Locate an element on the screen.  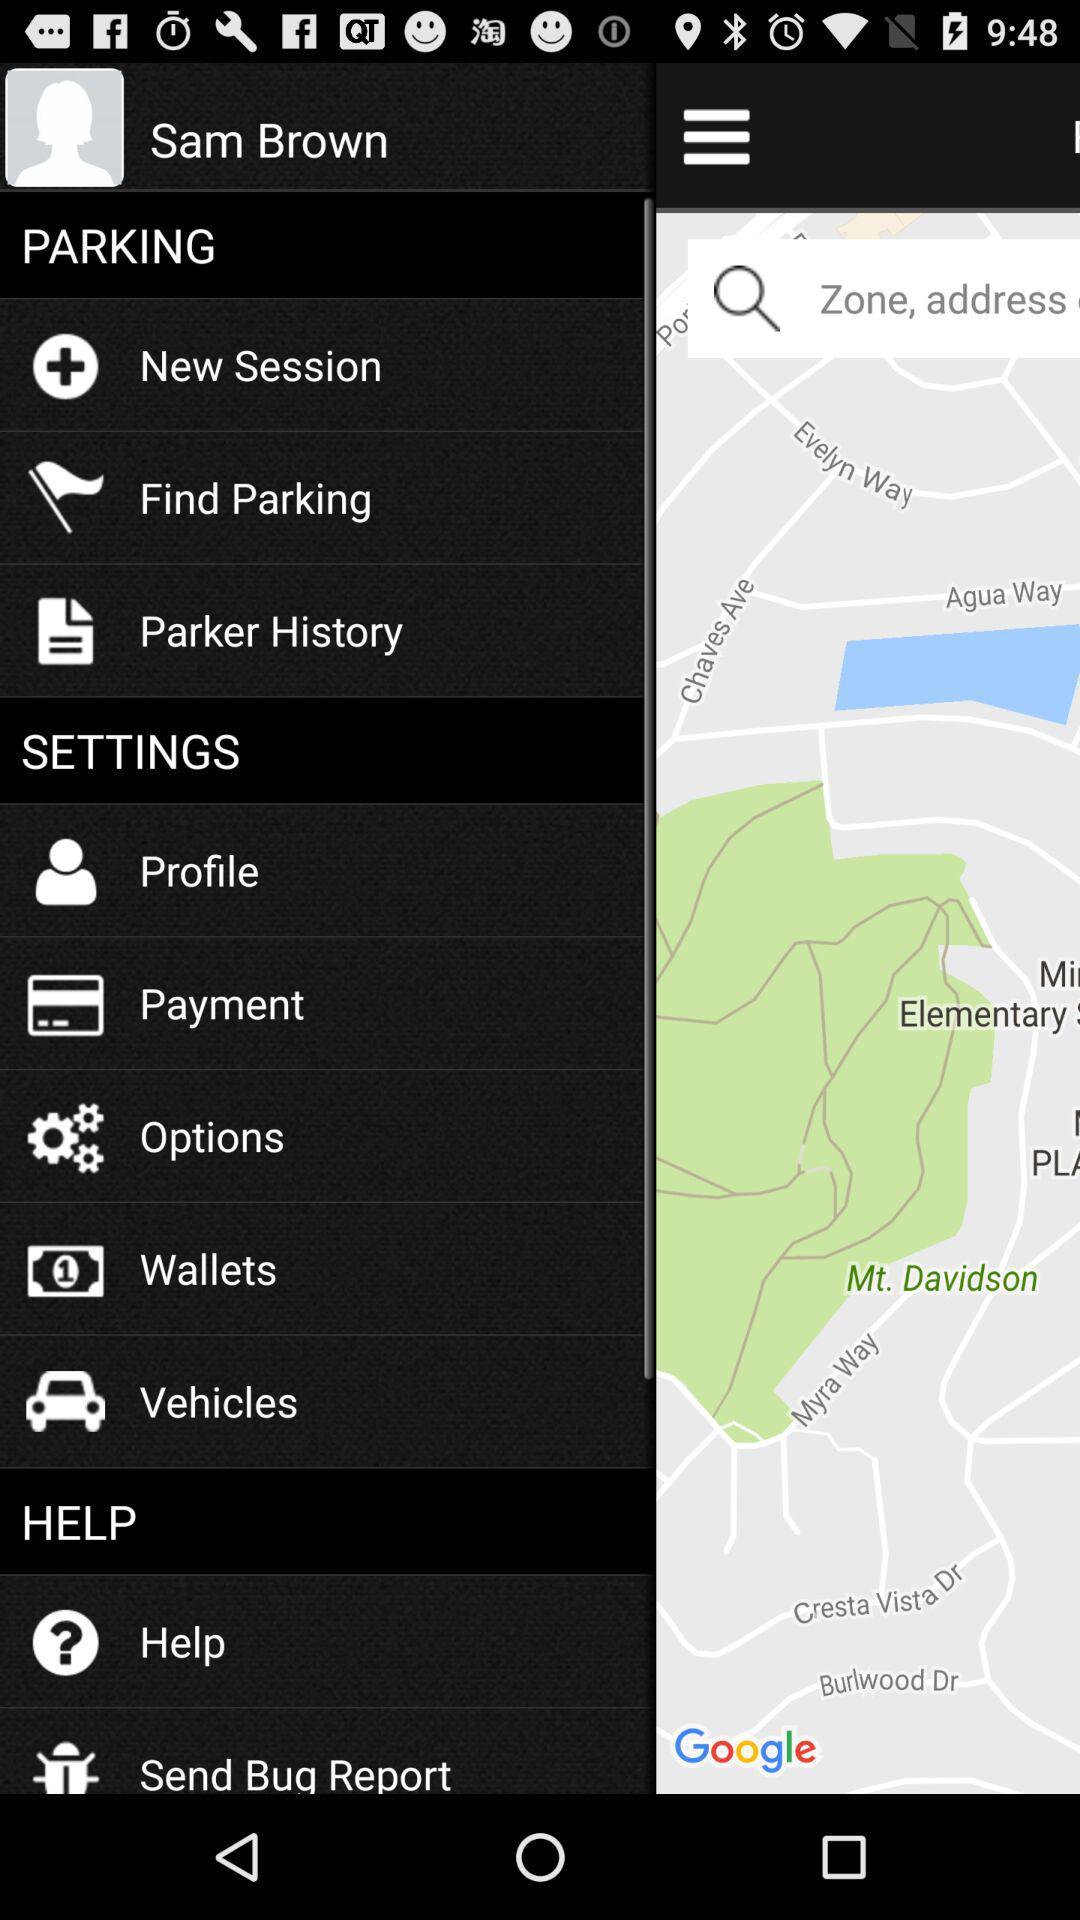
icon above the vehicles is located at coordinates (208, 1267).